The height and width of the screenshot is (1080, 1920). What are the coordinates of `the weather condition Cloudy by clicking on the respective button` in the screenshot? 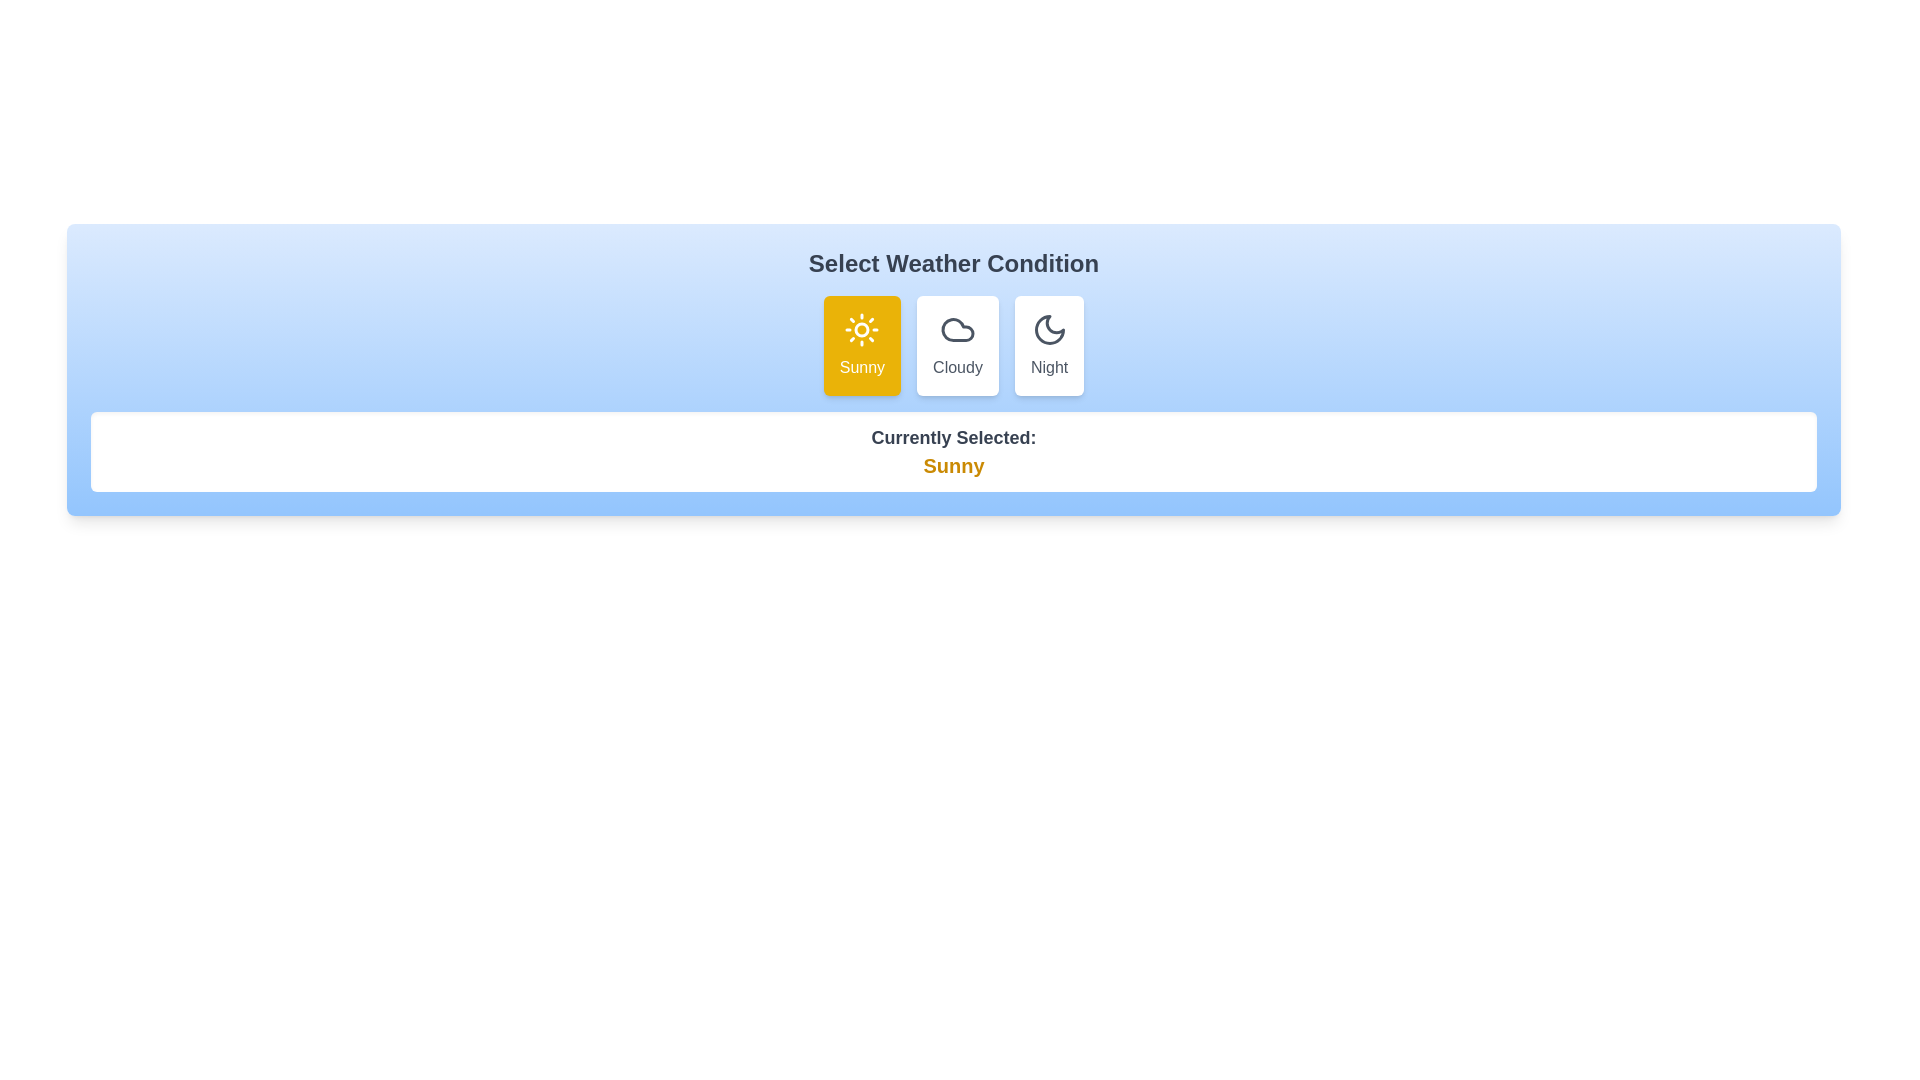 It's located at (957, 345).